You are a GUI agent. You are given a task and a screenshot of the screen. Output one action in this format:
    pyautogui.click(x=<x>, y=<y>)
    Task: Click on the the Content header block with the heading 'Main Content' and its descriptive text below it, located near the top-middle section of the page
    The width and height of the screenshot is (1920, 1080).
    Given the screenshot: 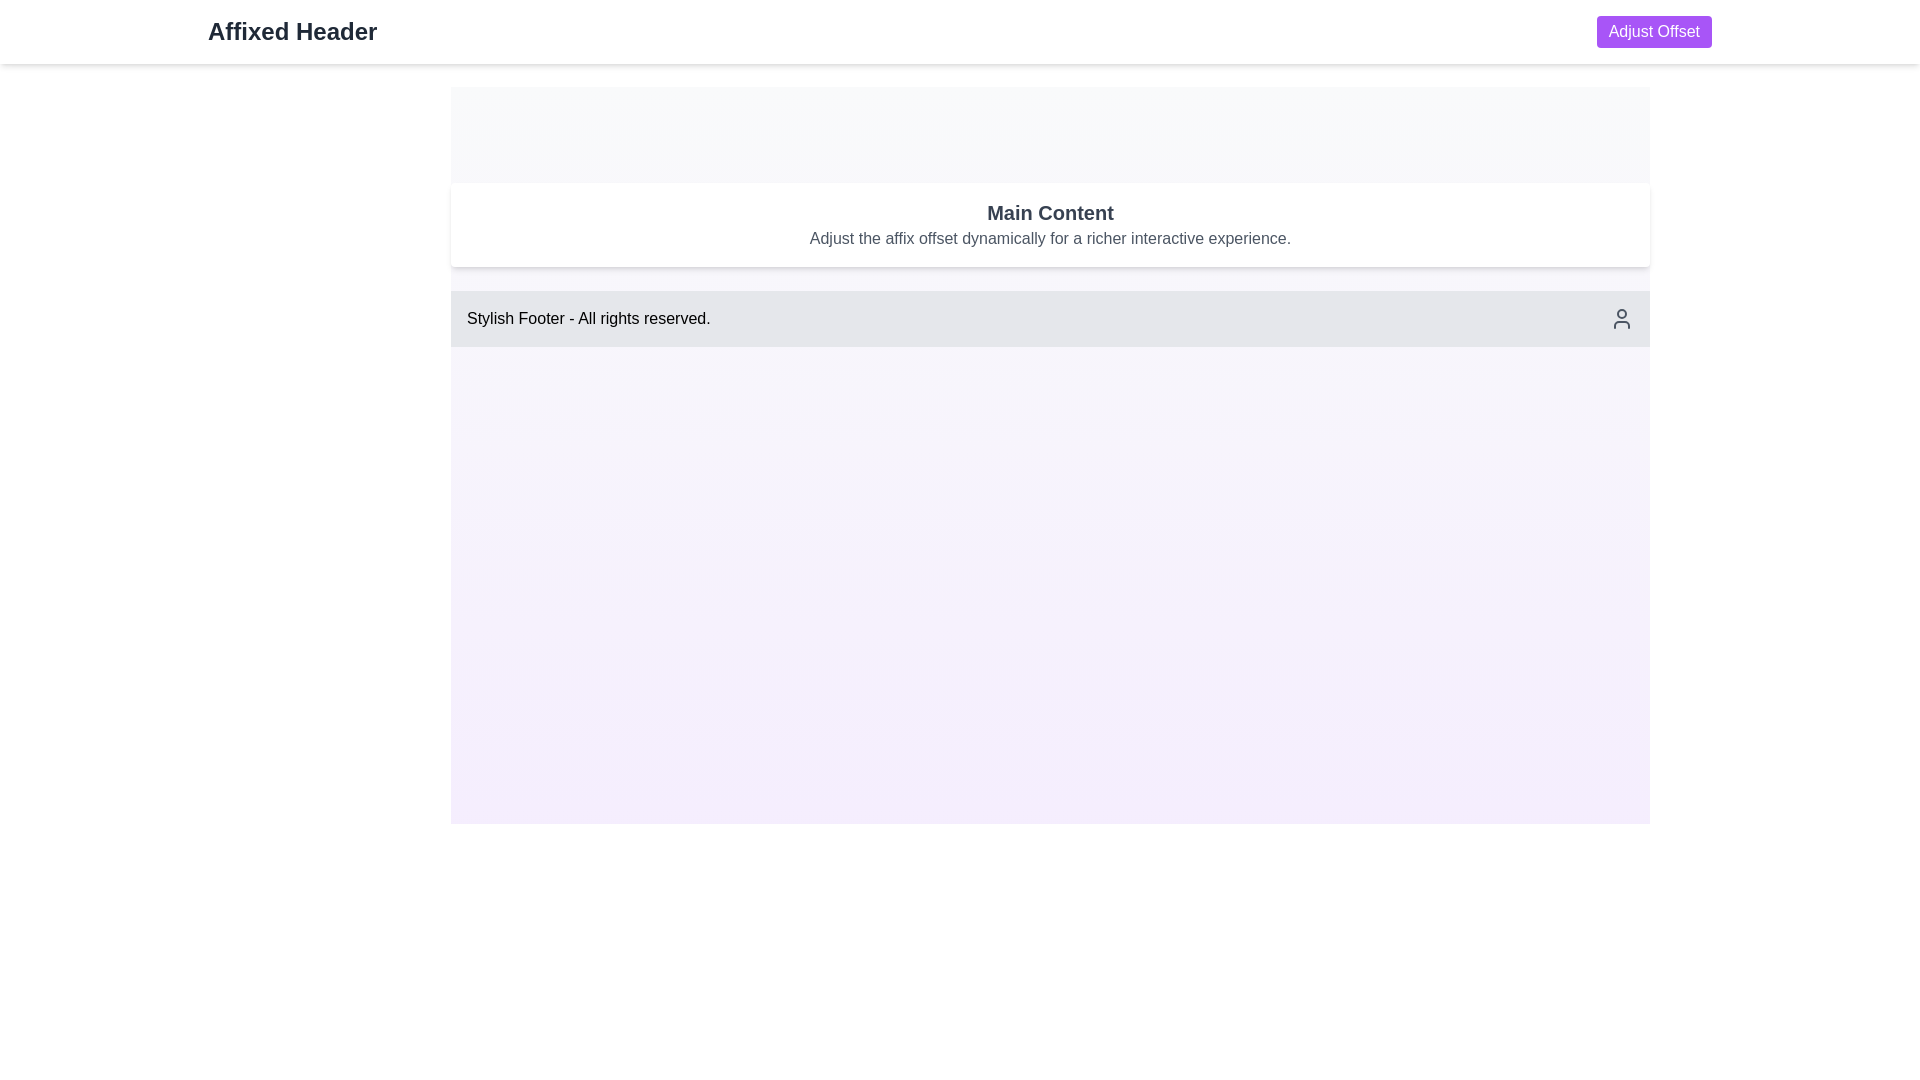 What is the action you would take?
    pyautogui.click(x=1049, y=224)
    